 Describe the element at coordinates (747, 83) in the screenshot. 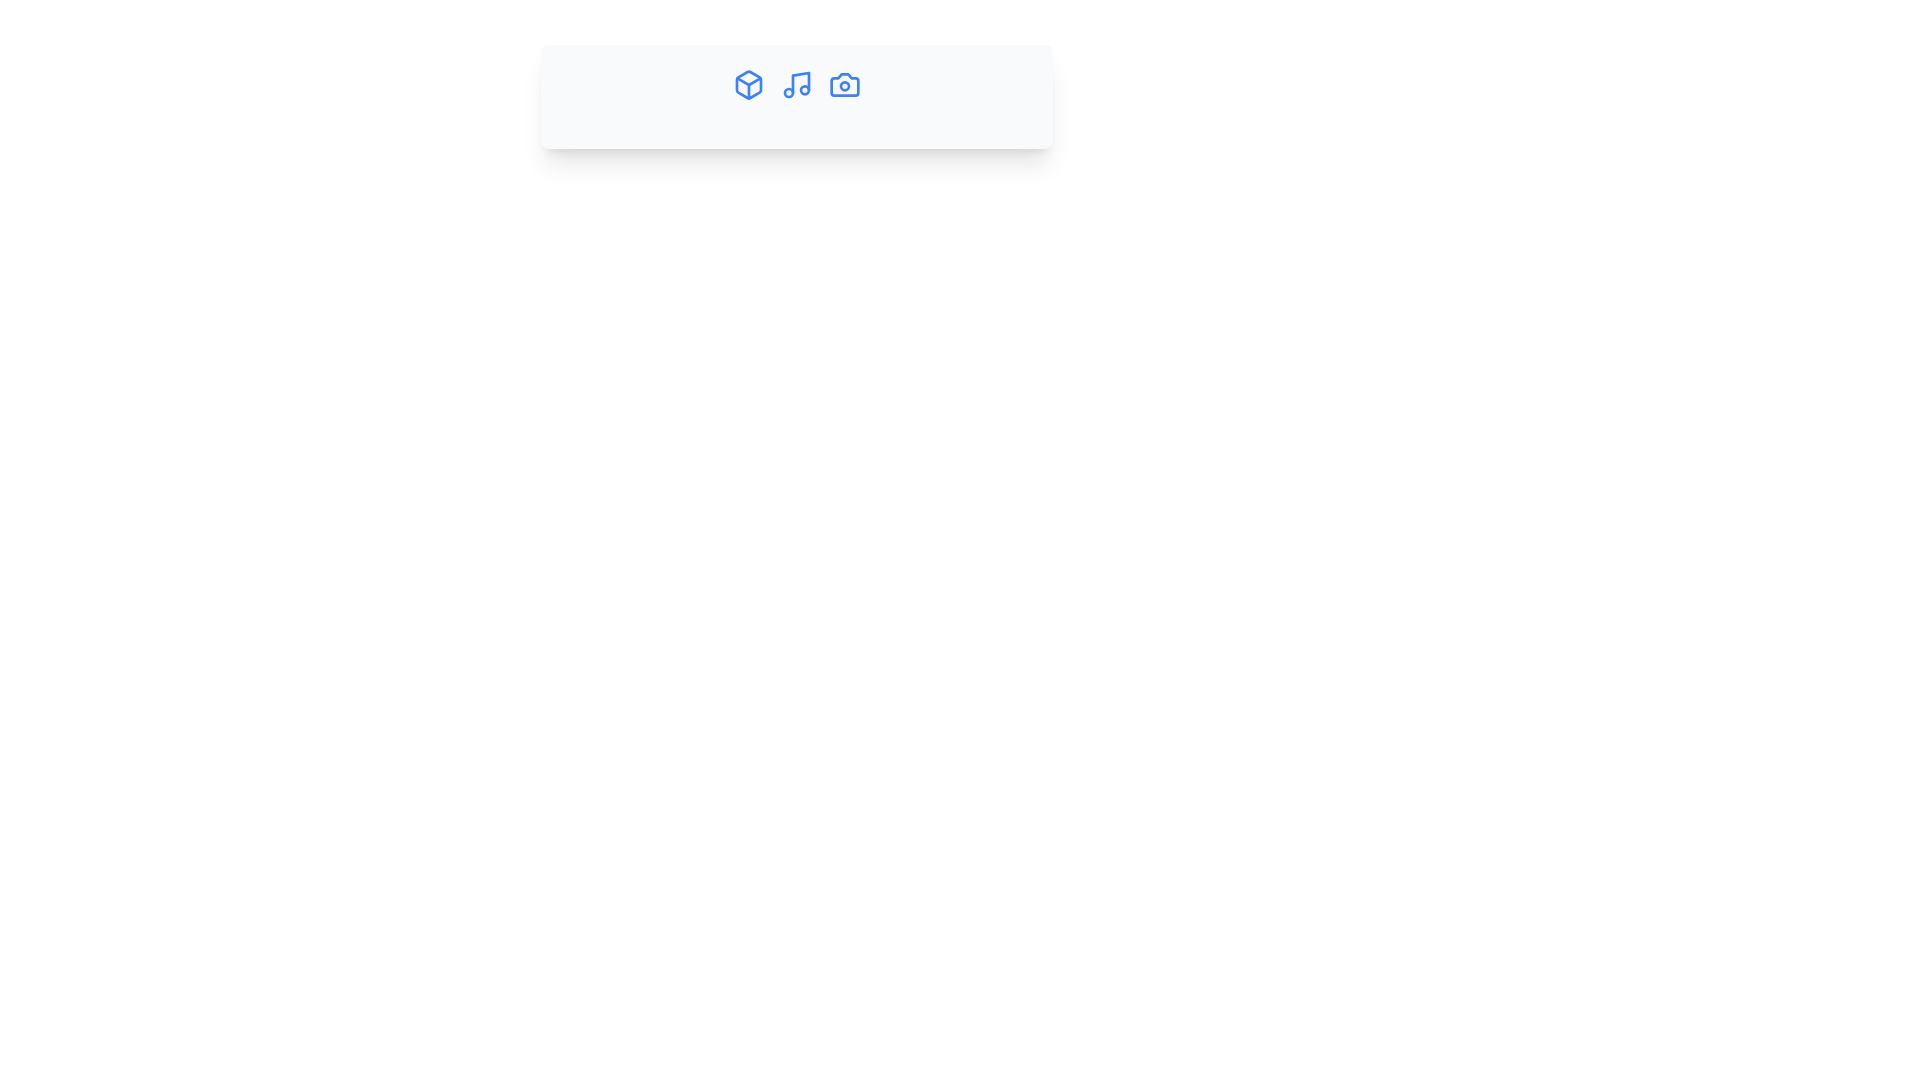

I see `the blue cube-shaped SVG icon, which is the first icon from the left in the horizontal menu bar` at that location.